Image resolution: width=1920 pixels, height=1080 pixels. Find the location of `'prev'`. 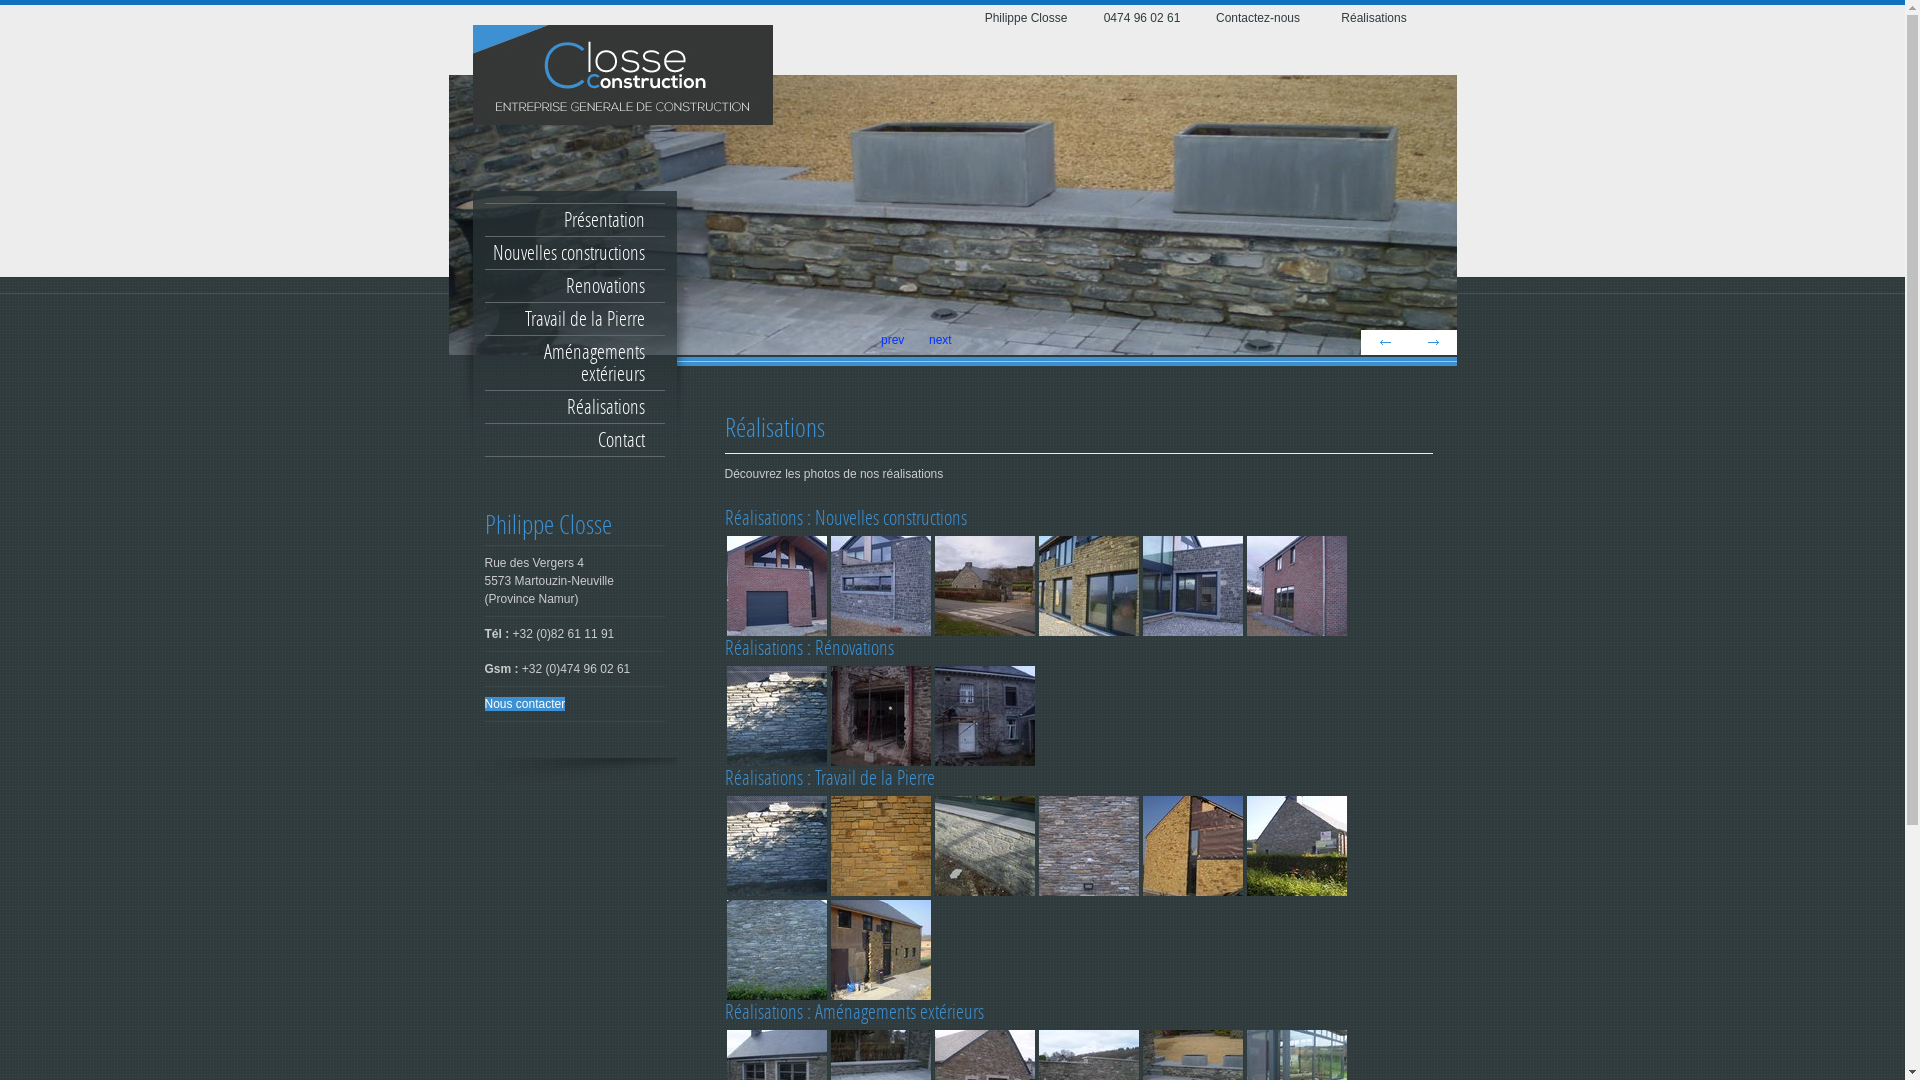

'prev' is located at coordinates (1382, 341).